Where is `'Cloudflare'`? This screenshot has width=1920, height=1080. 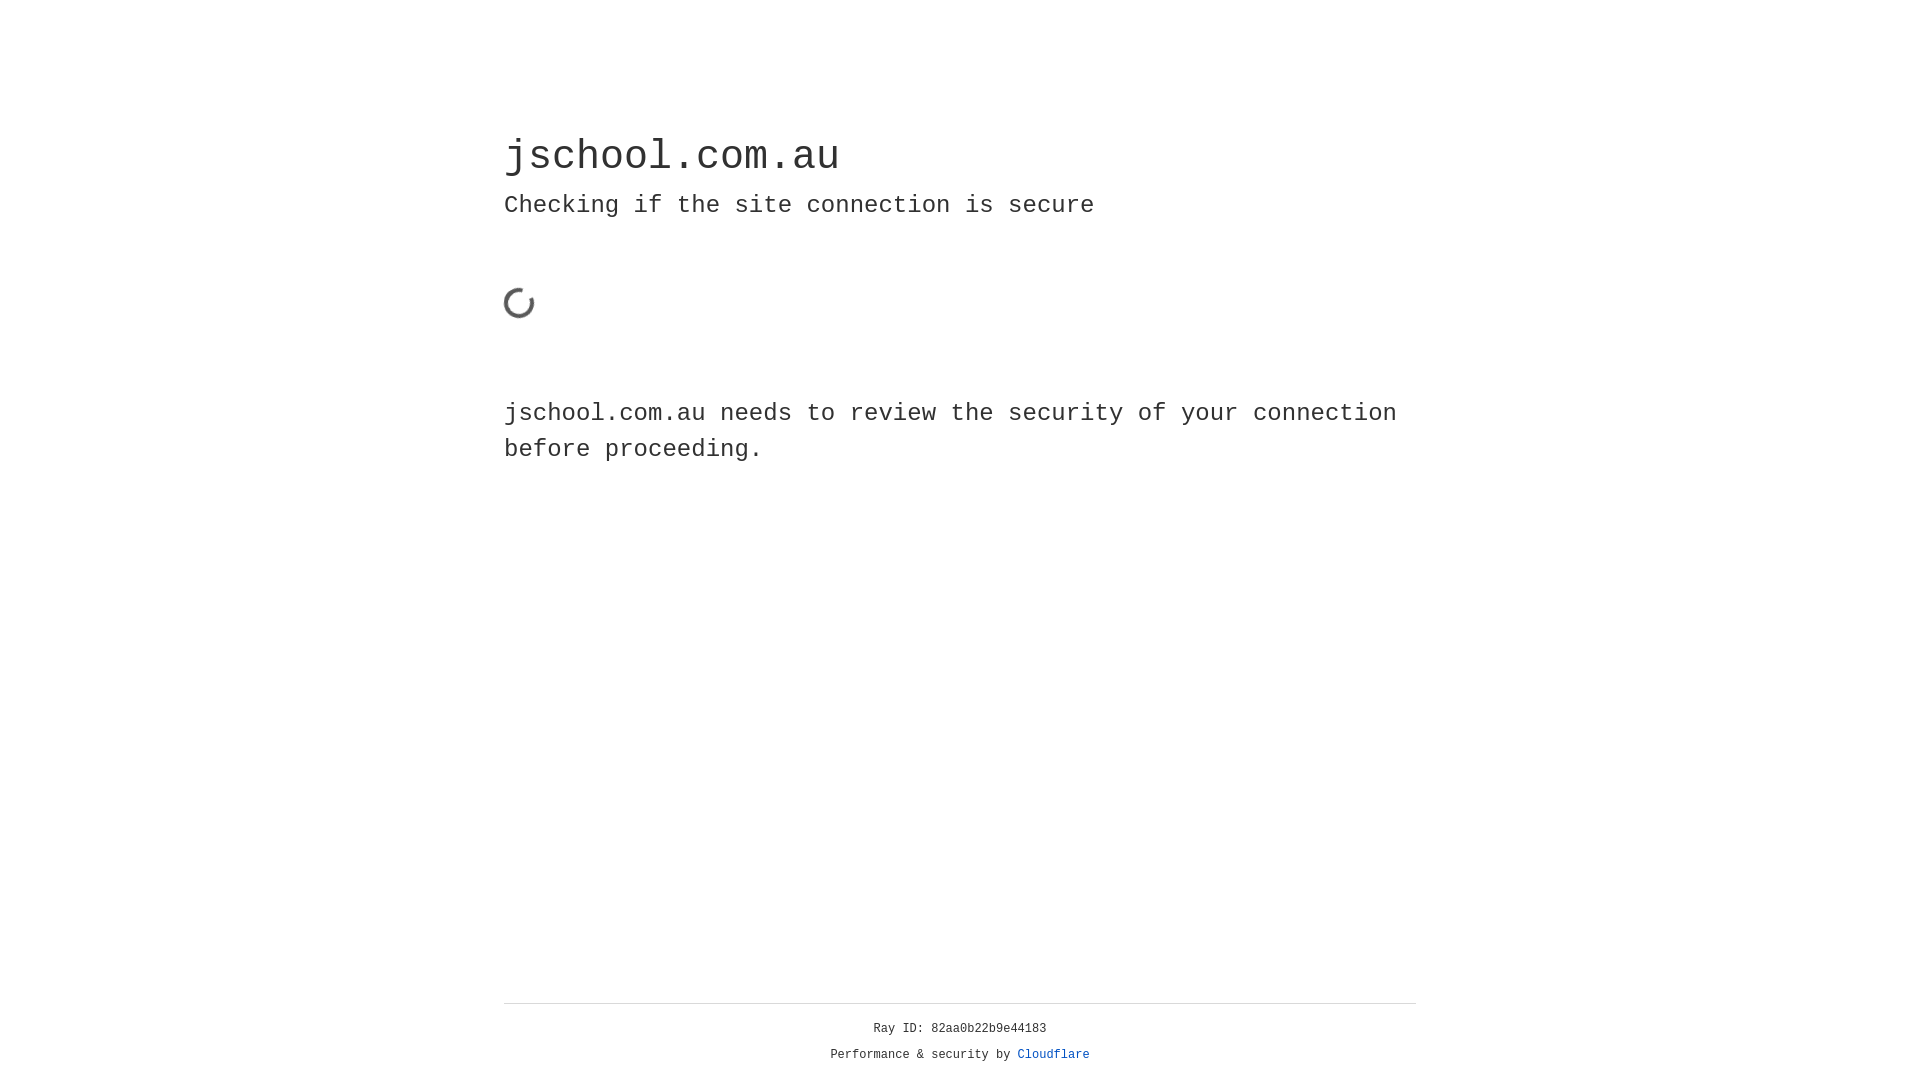 'Cloudflare' is located at coordinates (1053, 1054).